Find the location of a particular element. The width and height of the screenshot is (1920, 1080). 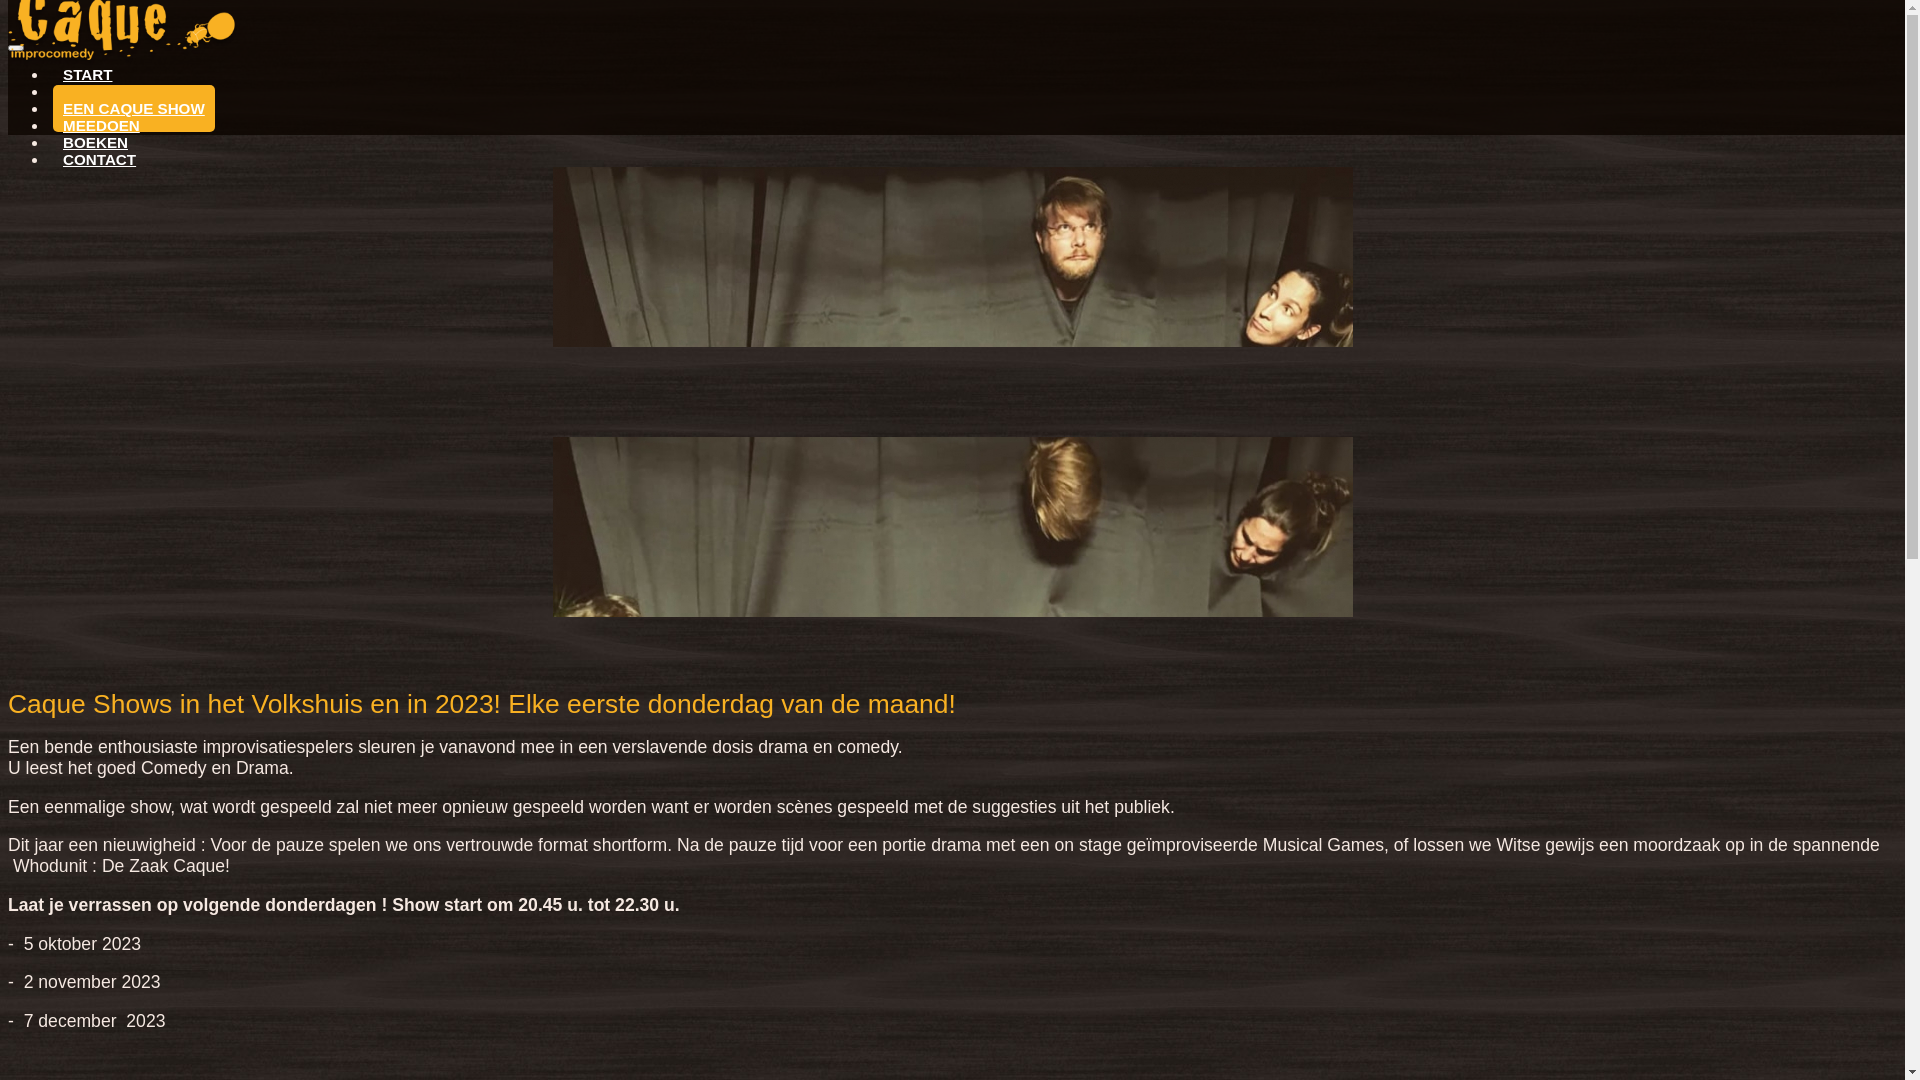

'BOEKEN' is located at coordinates (94, 141).